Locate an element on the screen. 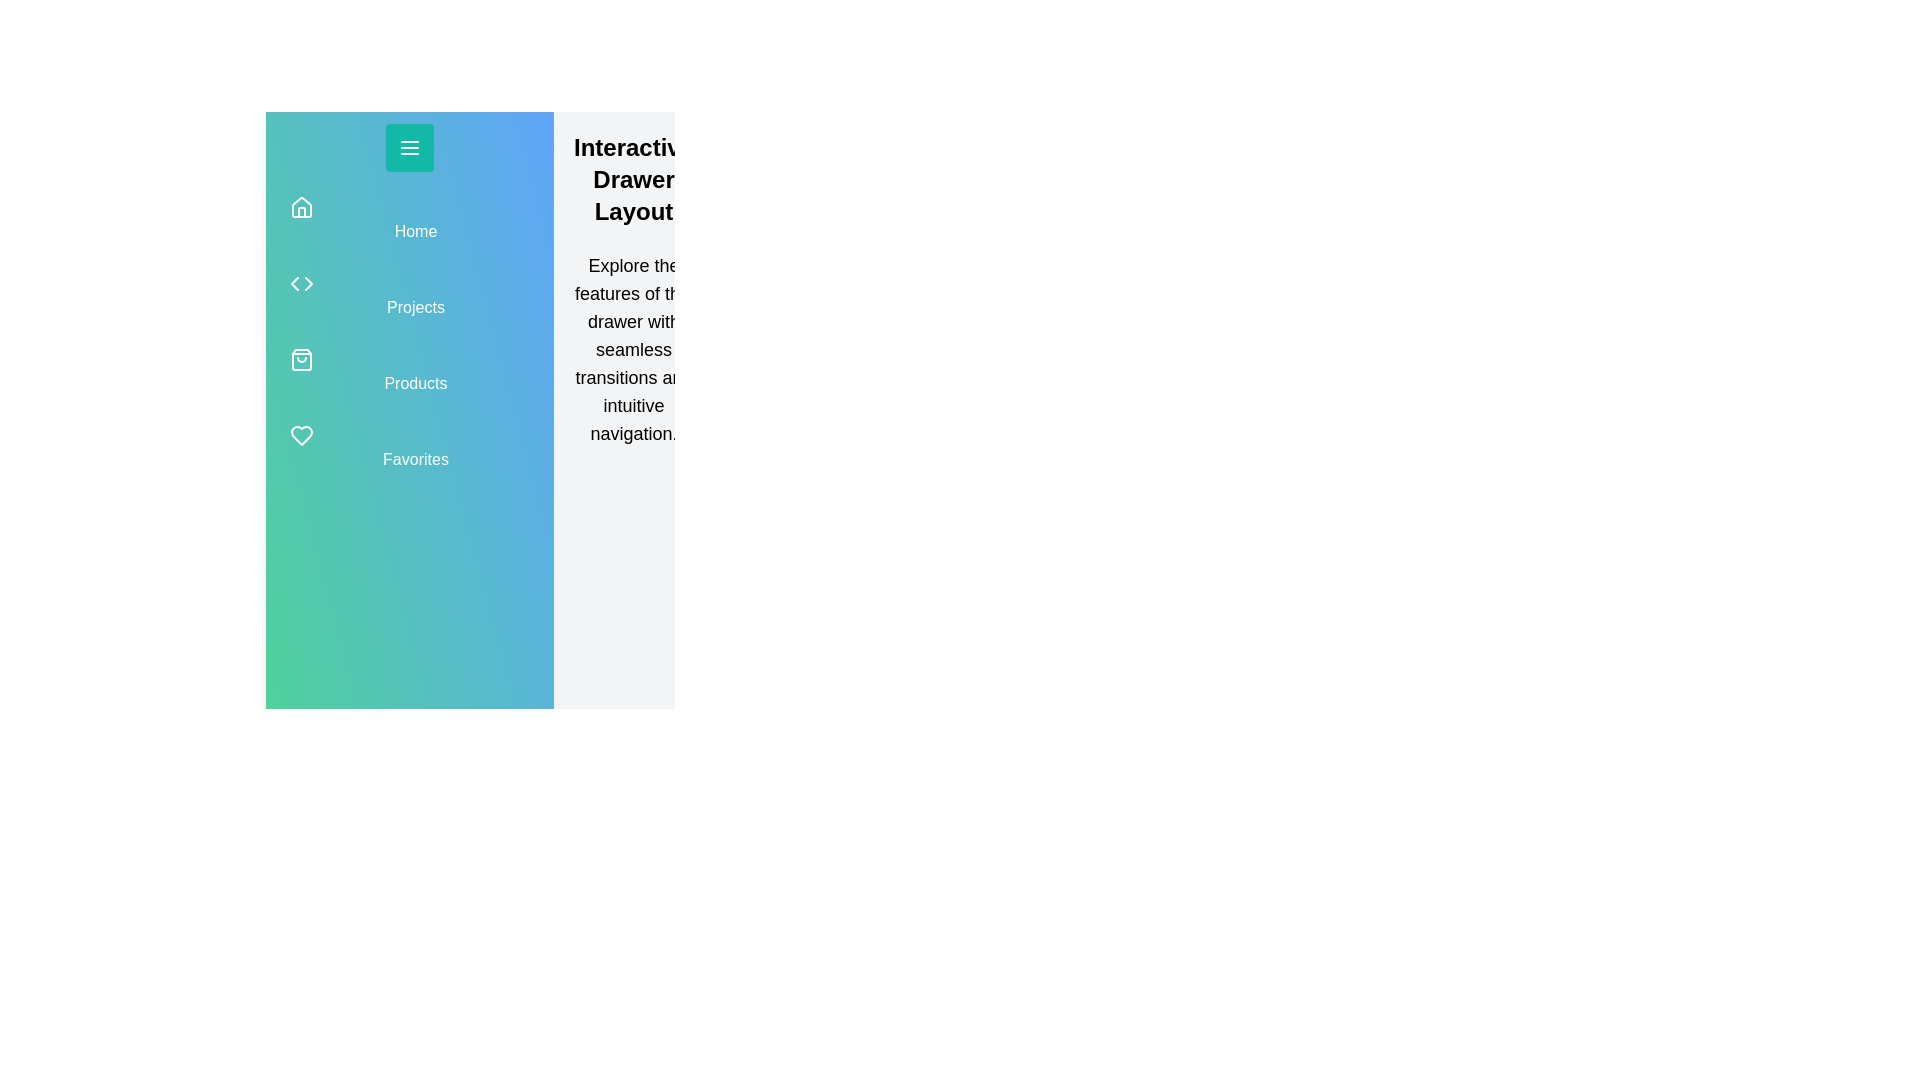 This screenshot has width=1920, height=1080. the navigation item Home is located at coordinates (408, 219).